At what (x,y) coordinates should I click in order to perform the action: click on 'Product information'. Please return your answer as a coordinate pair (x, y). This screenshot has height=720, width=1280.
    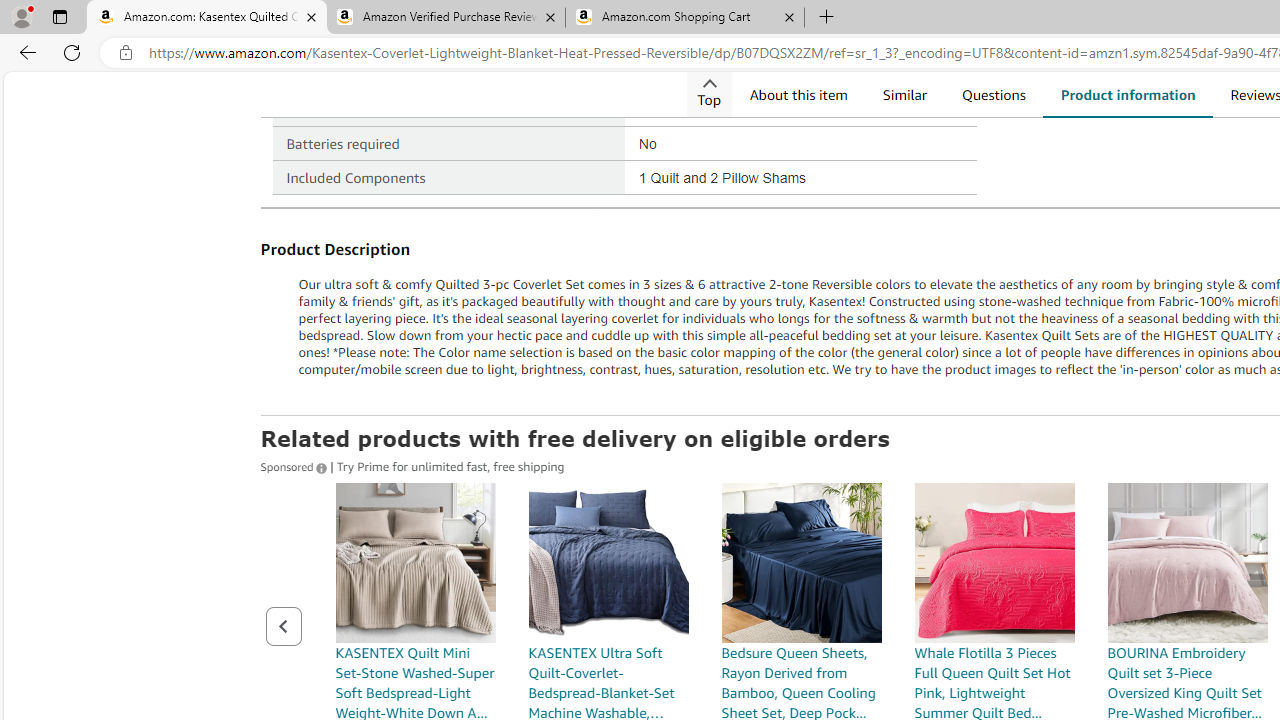
    Looking at the image, I should click on (1127, 94).